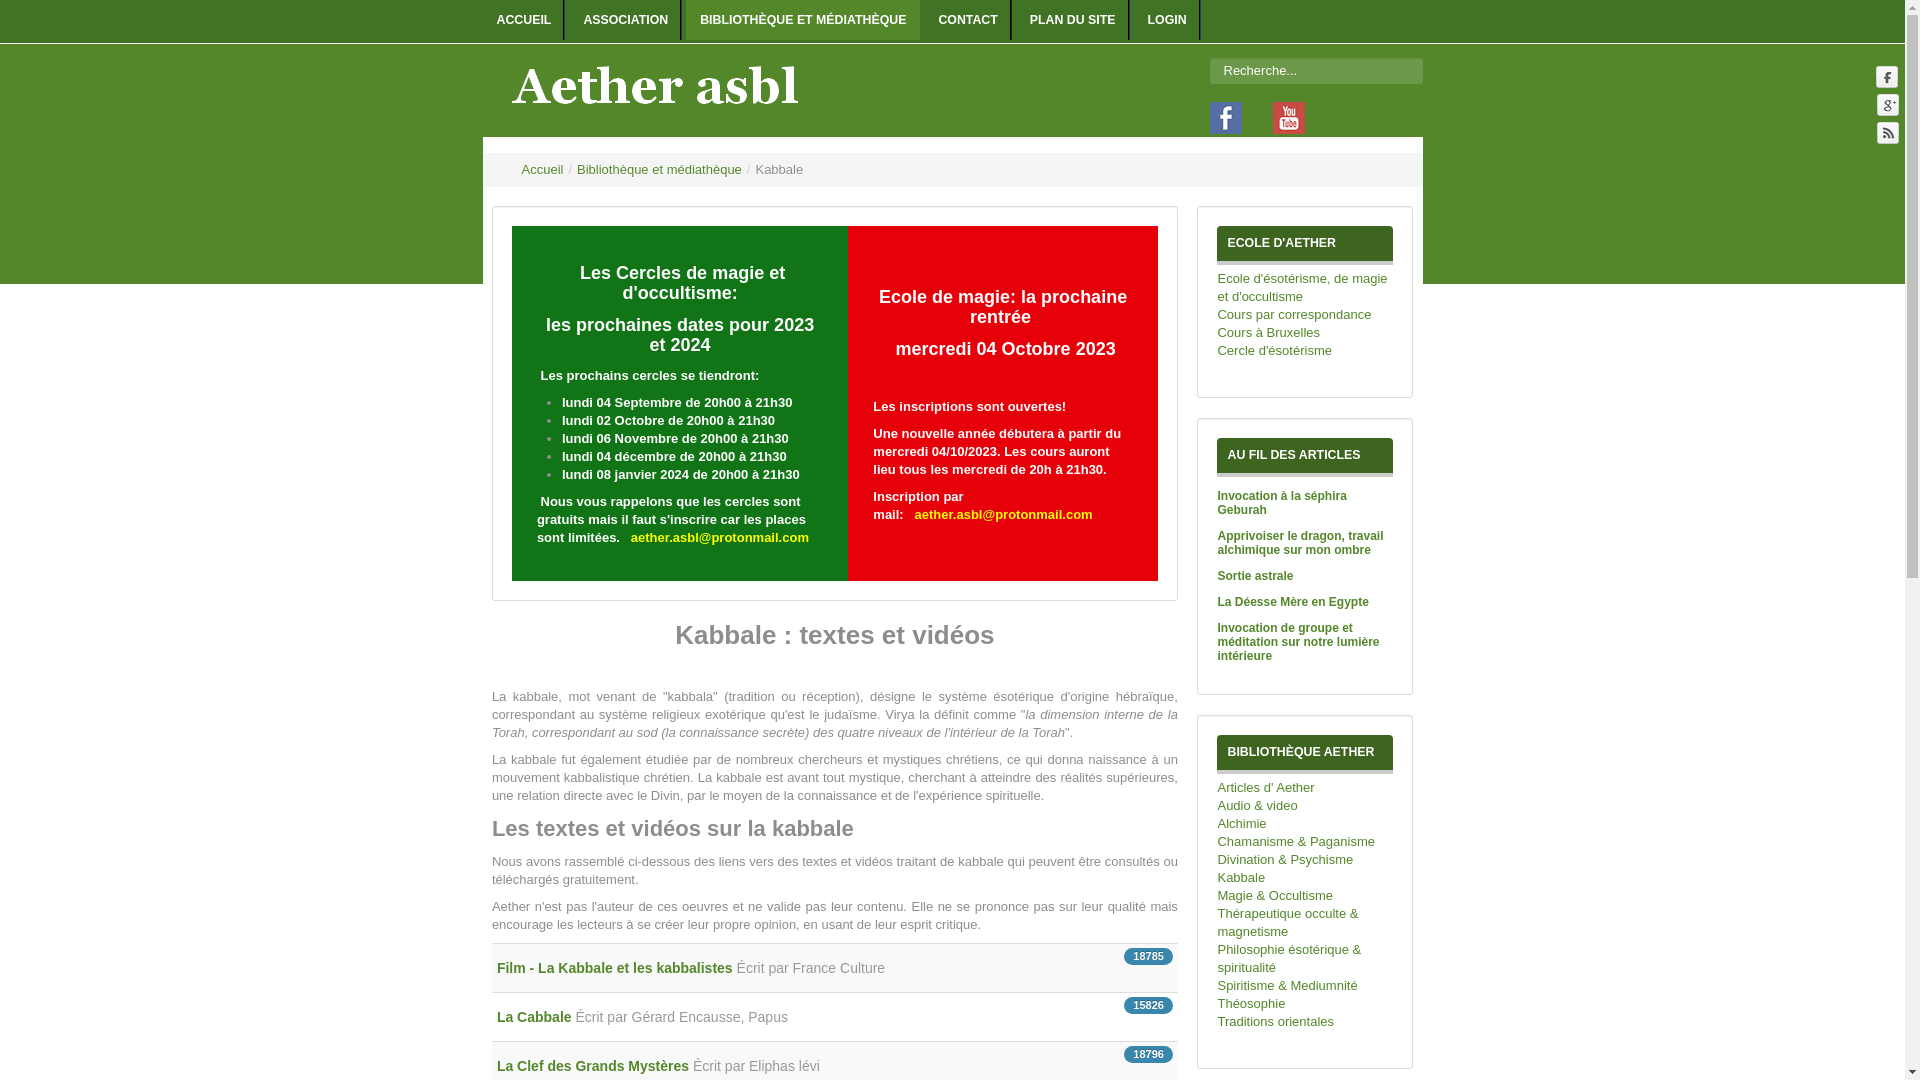  What do you see at coordinates (1300, 543) in the screenshot?
I see `'Apprivoiser le dragon, travail alchimique sur mon ombre'` at bounding box center [1300, 543].